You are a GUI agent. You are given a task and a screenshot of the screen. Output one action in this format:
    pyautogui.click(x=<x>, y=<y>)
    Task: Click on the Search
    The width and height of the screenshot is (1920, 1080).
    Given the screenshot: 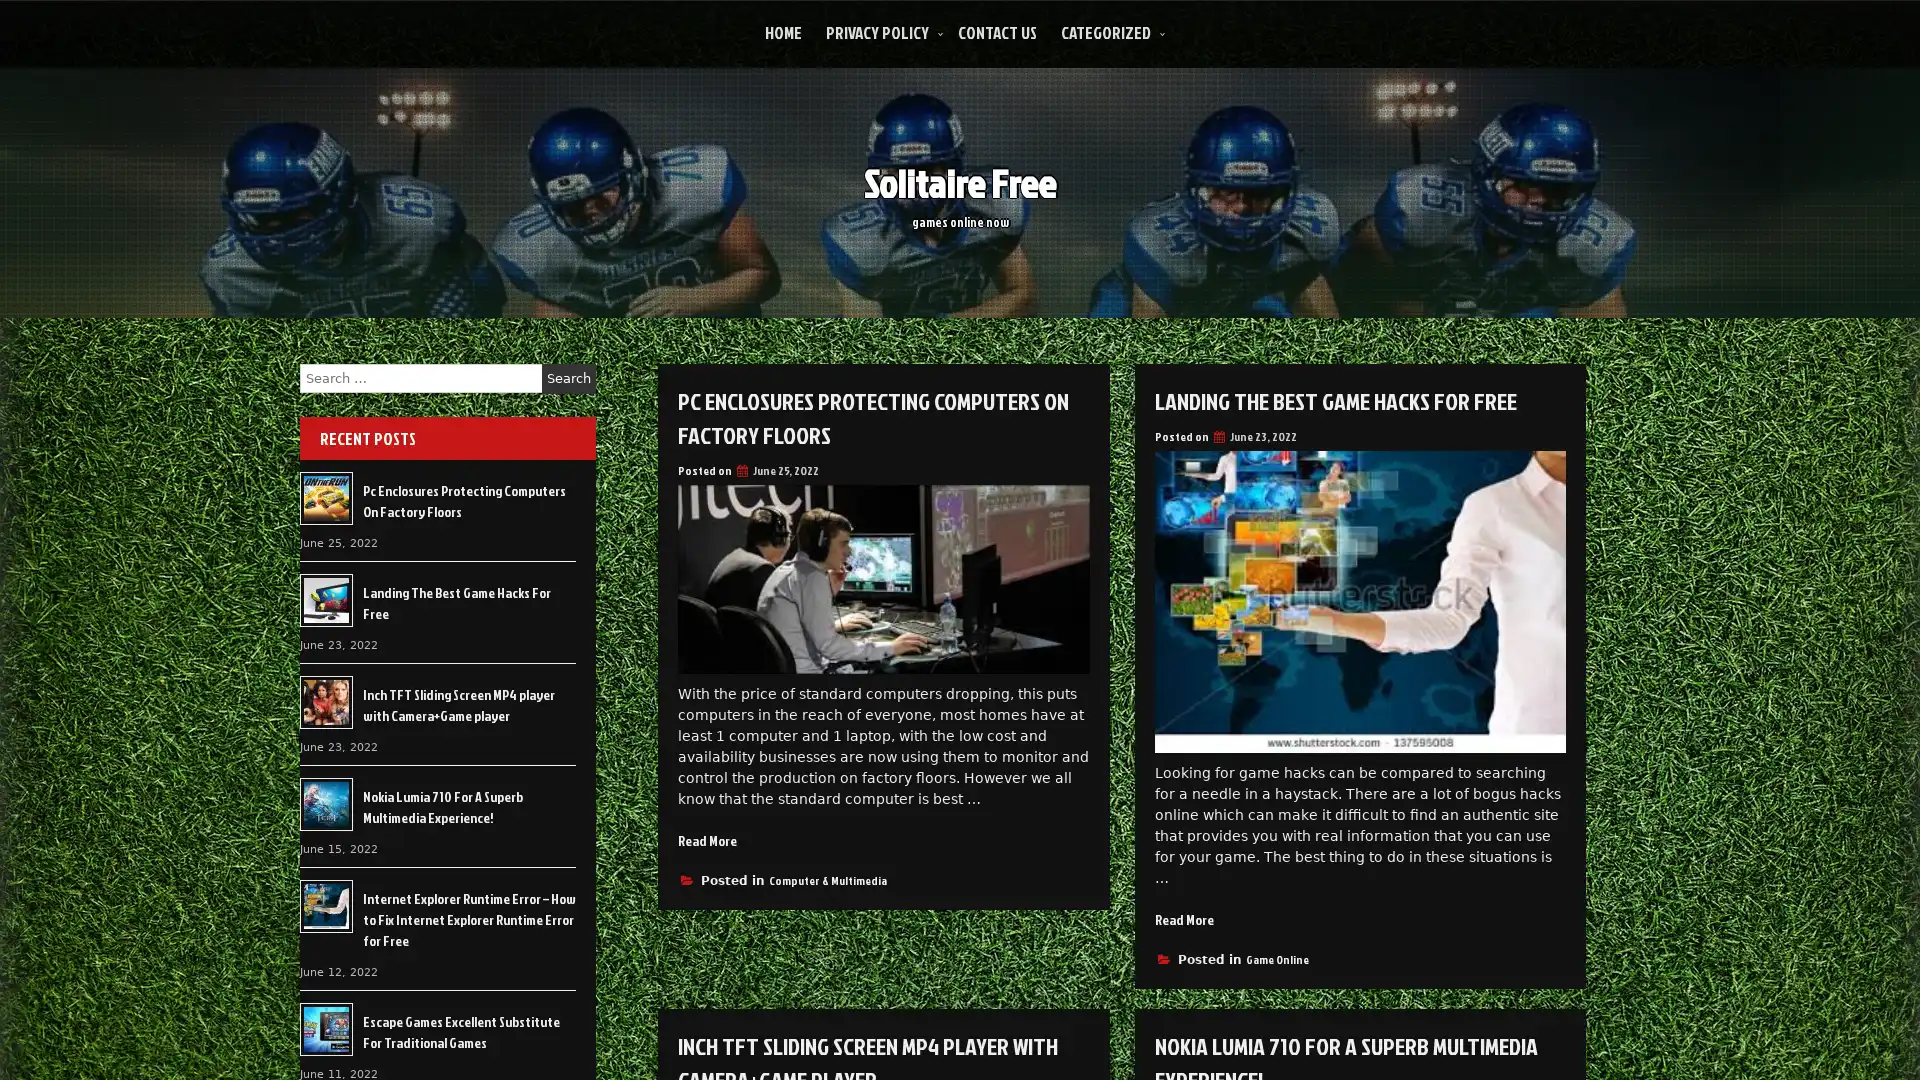 What is the action you would take?
    pyautogui.click(x=568, y=378)
    